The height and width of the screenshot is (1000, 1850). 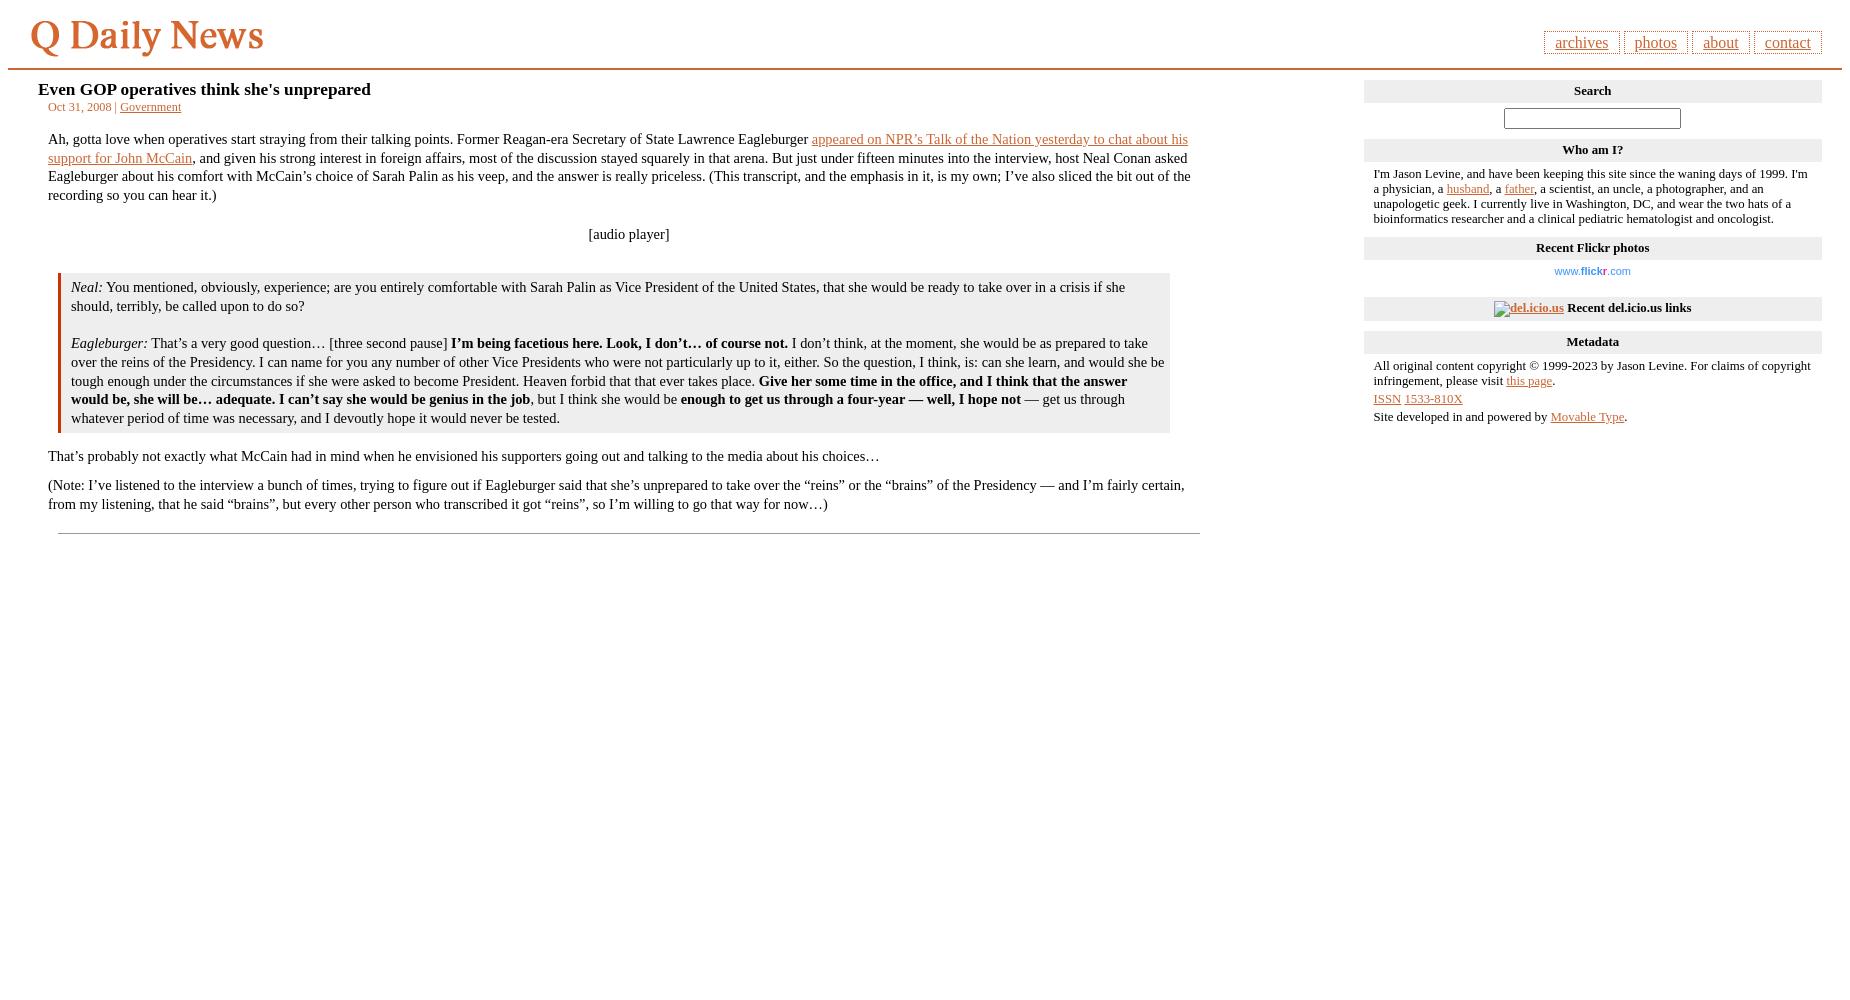 What do you see at coordinates (1591, 271) in the screenshot?
I see `'flick'` at bounding box center [1591, 271].